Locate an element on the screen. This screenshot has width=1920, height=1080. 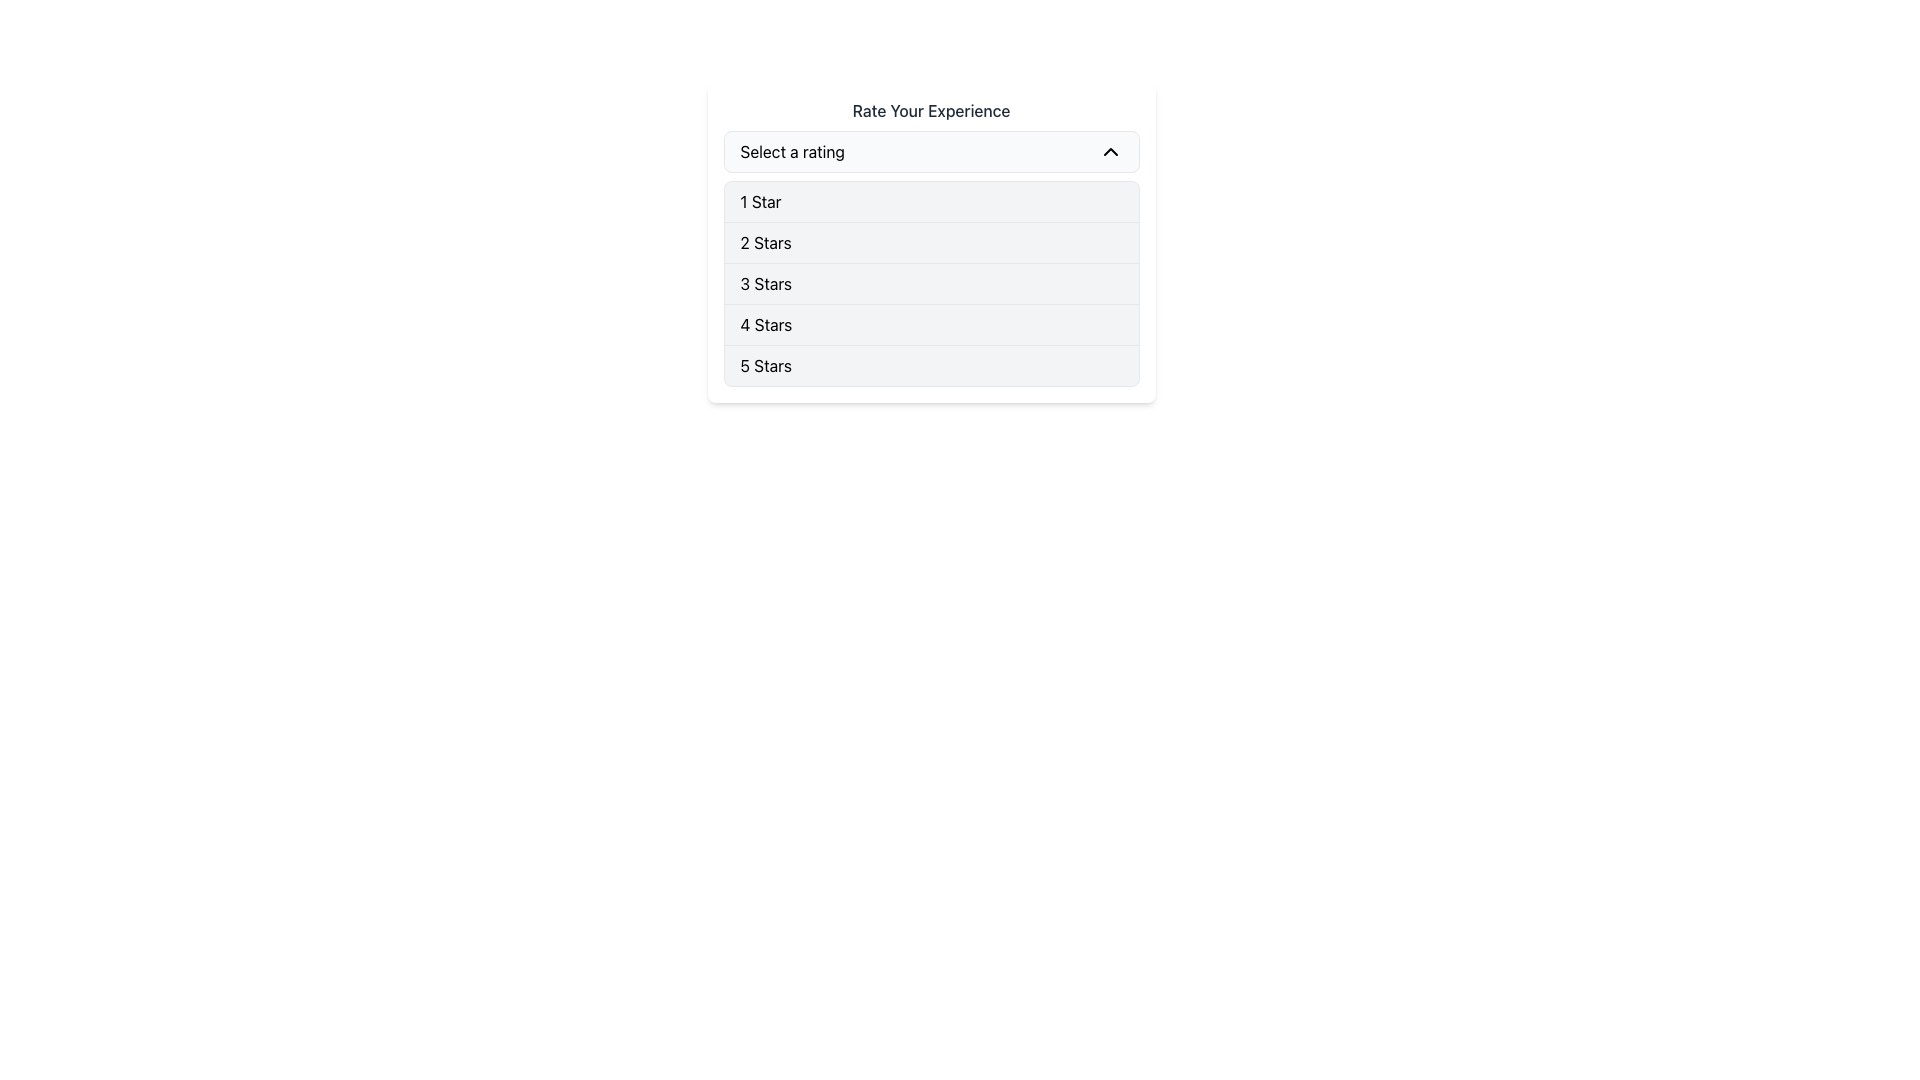
the '3 Stars' option in the dropdown list is located at coordinates (765, 284).